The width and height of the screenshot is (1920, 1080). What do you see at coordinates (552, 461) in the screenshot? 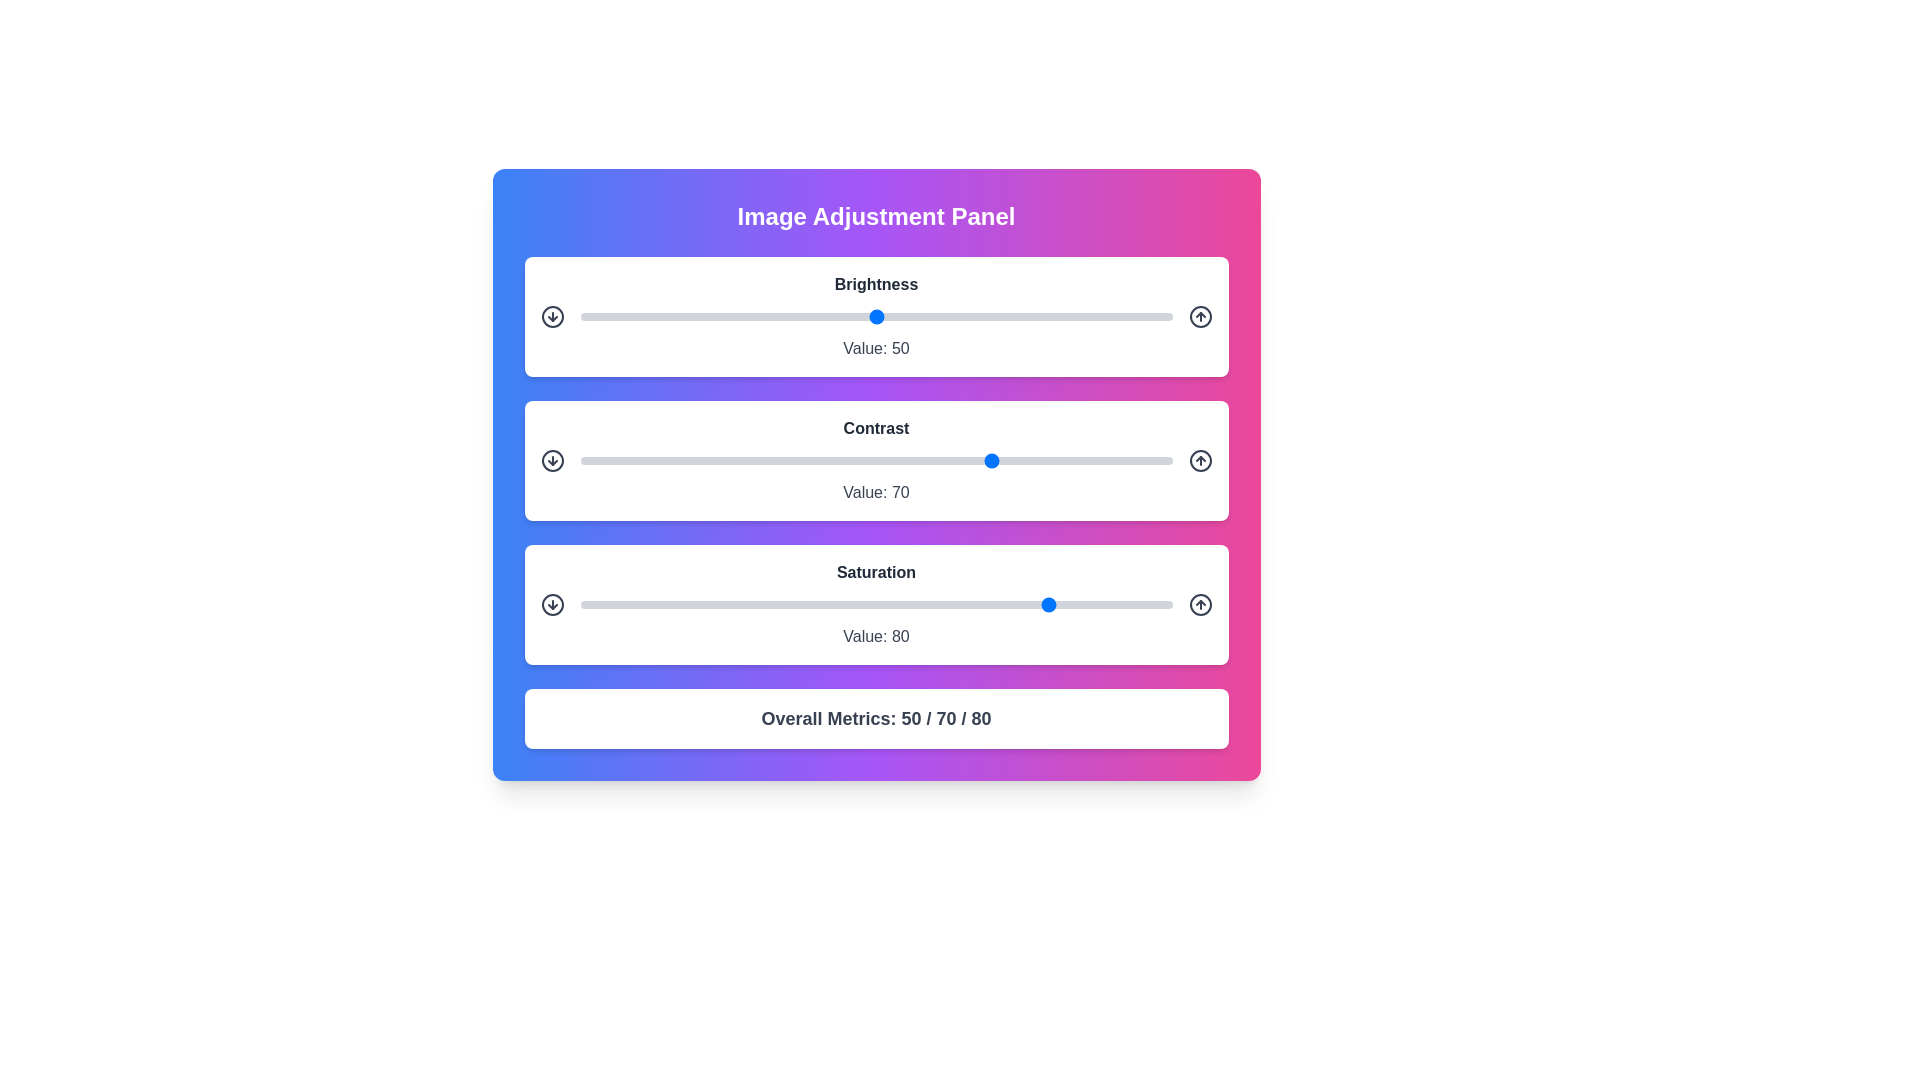
I see `the leftmost icon in the 'Contrast' section of the image adjustment panel to decrease or reset the associated contrast value` at bounding box center [552, 461].